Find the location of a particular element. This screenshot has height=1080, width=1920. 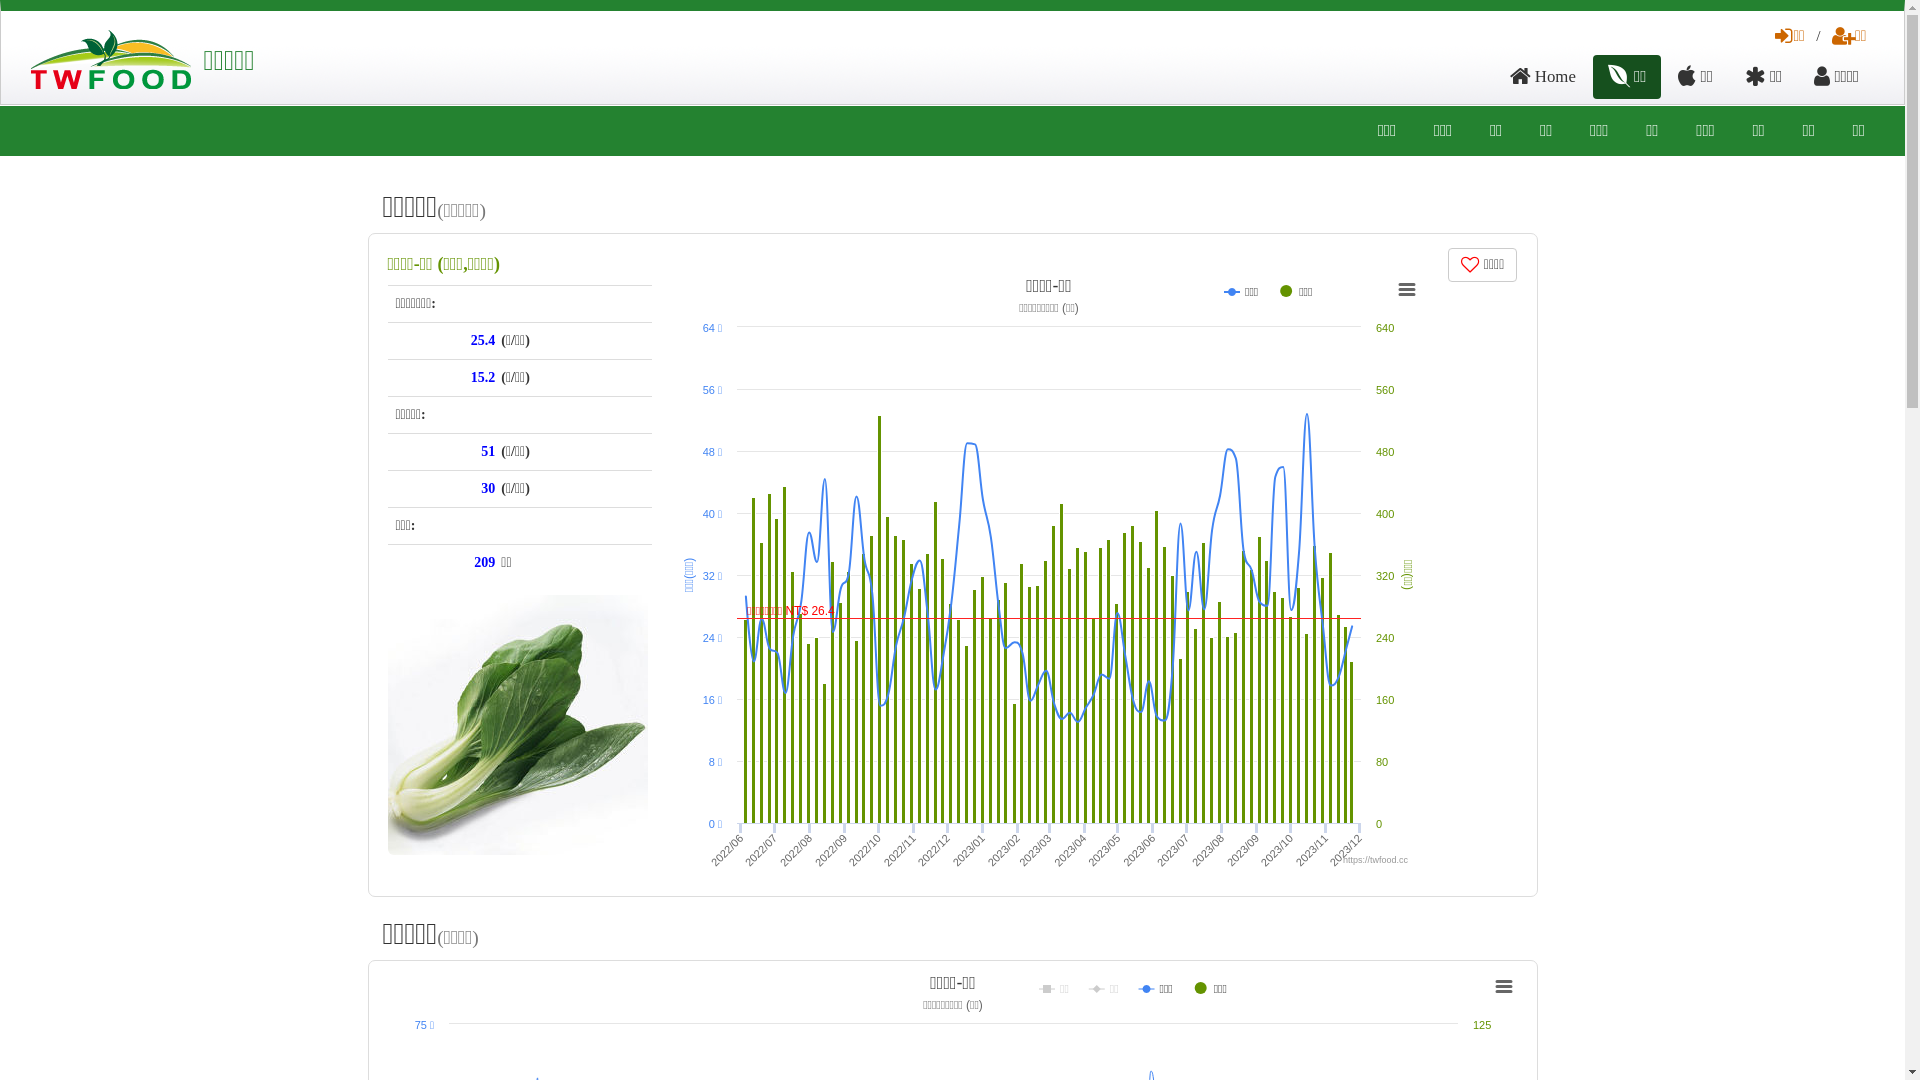

'Home' is located at coordinates (1541, 76).